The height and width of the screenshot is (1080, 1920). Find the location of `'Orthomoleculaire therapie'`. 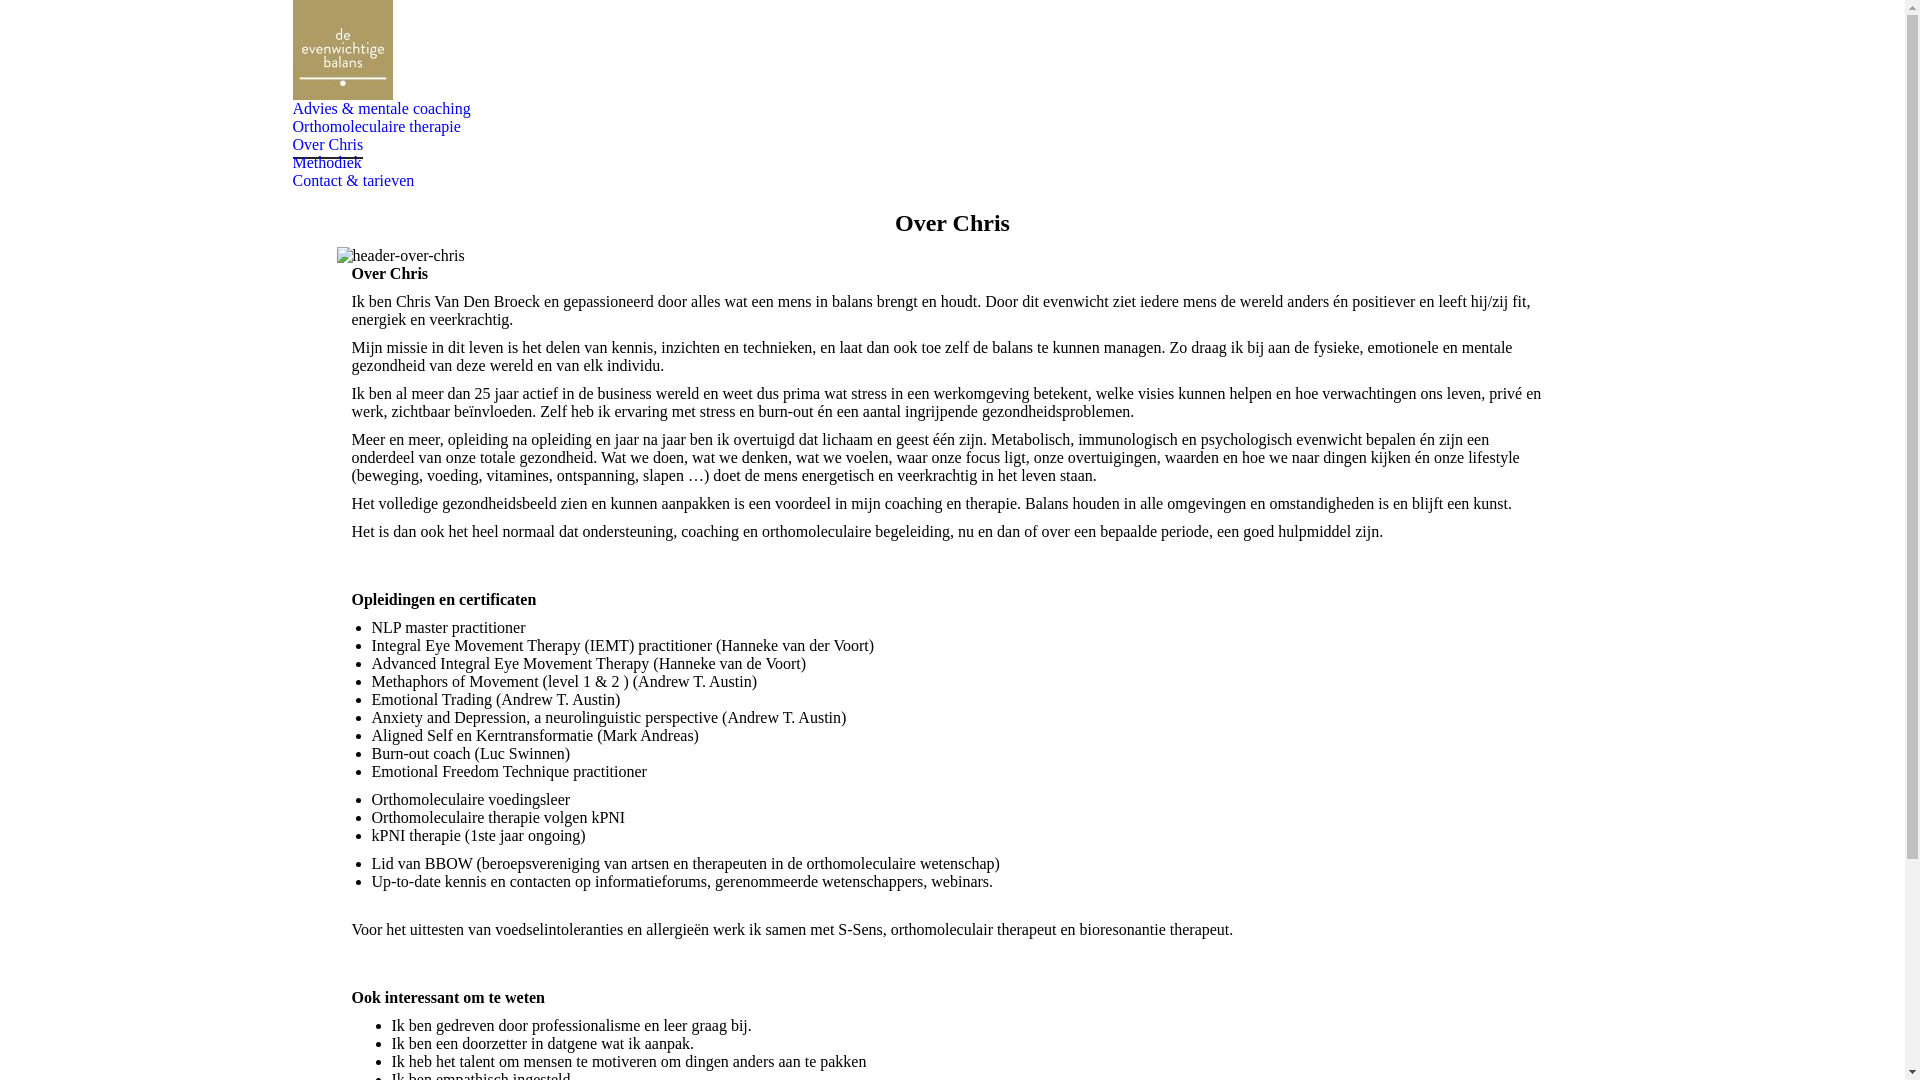

'Orthomoleculaire therapie' is located at coordinates (375, 127).